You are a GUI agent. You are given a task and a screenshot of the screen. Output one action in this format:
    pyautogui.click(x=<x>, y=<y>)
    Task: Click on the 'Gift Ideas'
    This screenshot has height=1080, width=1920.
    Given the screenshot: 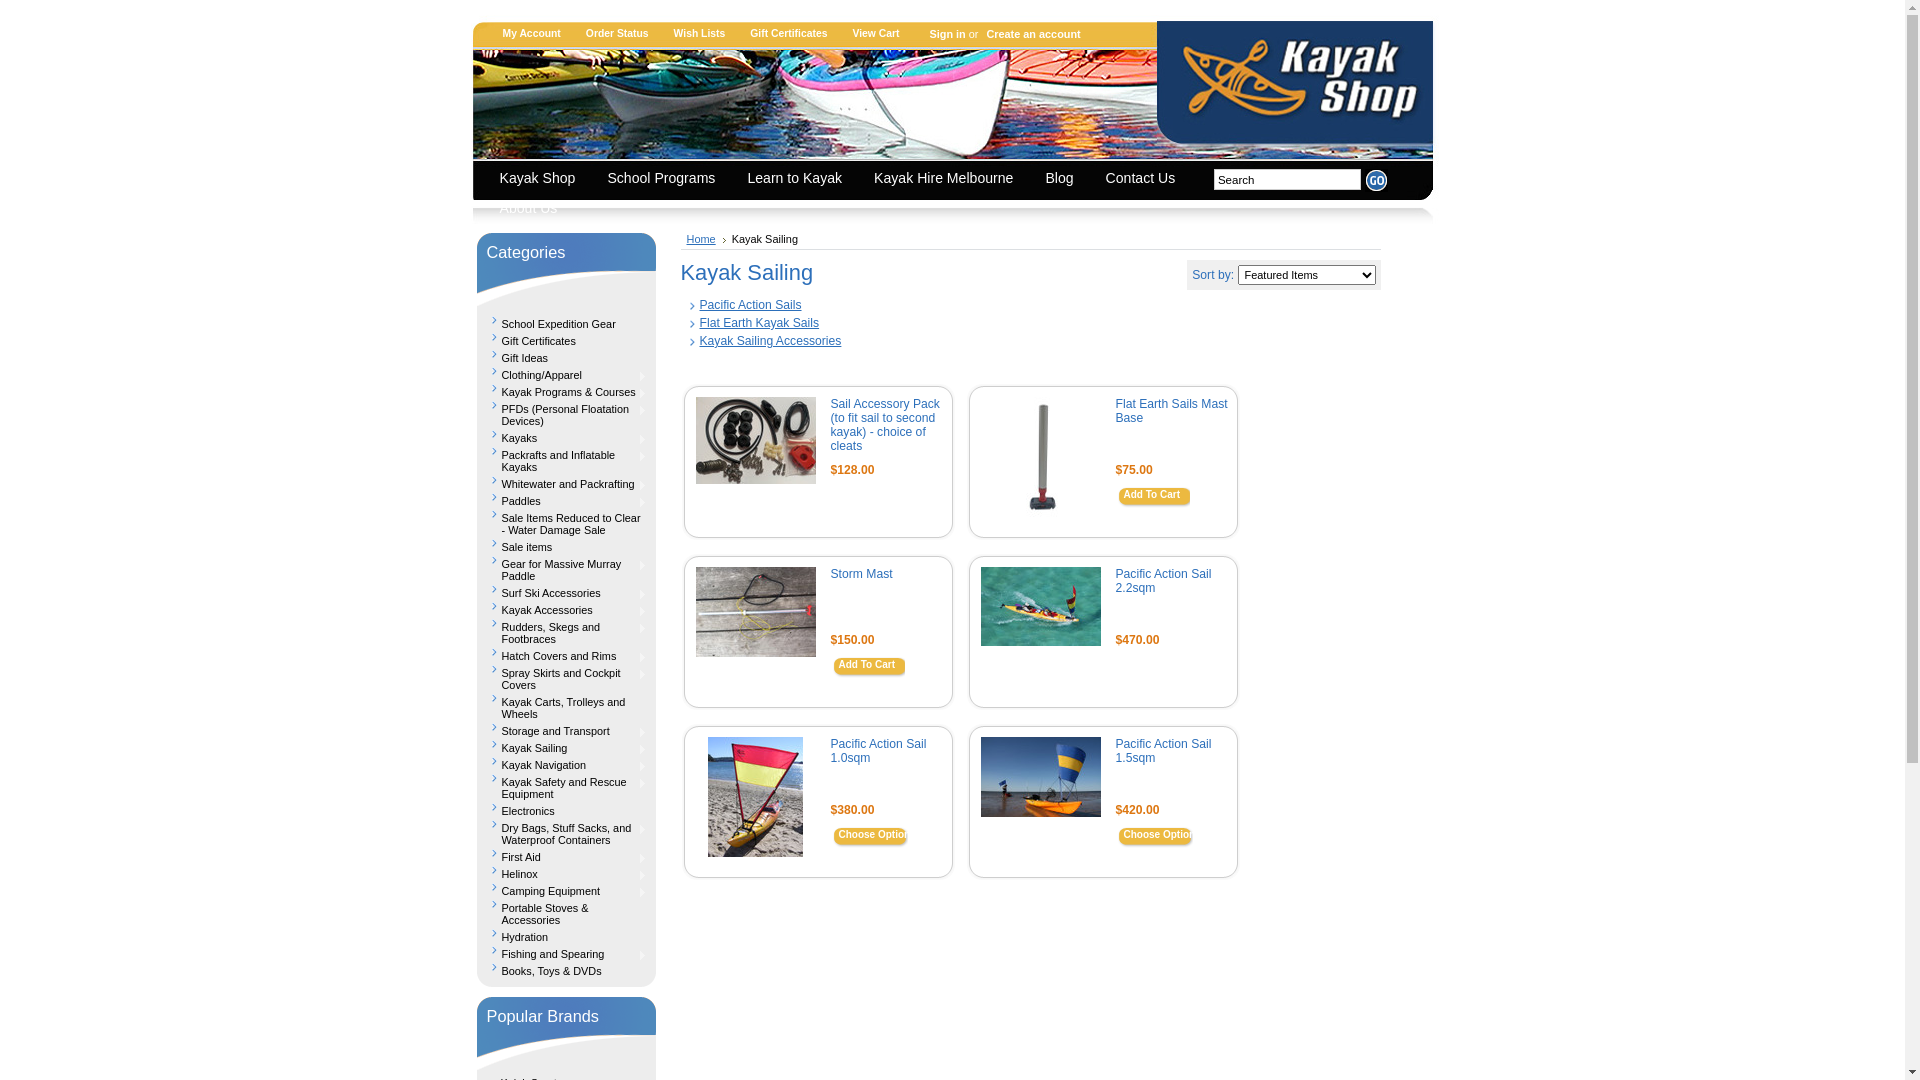 What is the action you would take?
    pyautogui.click(x=474, y=354)
    